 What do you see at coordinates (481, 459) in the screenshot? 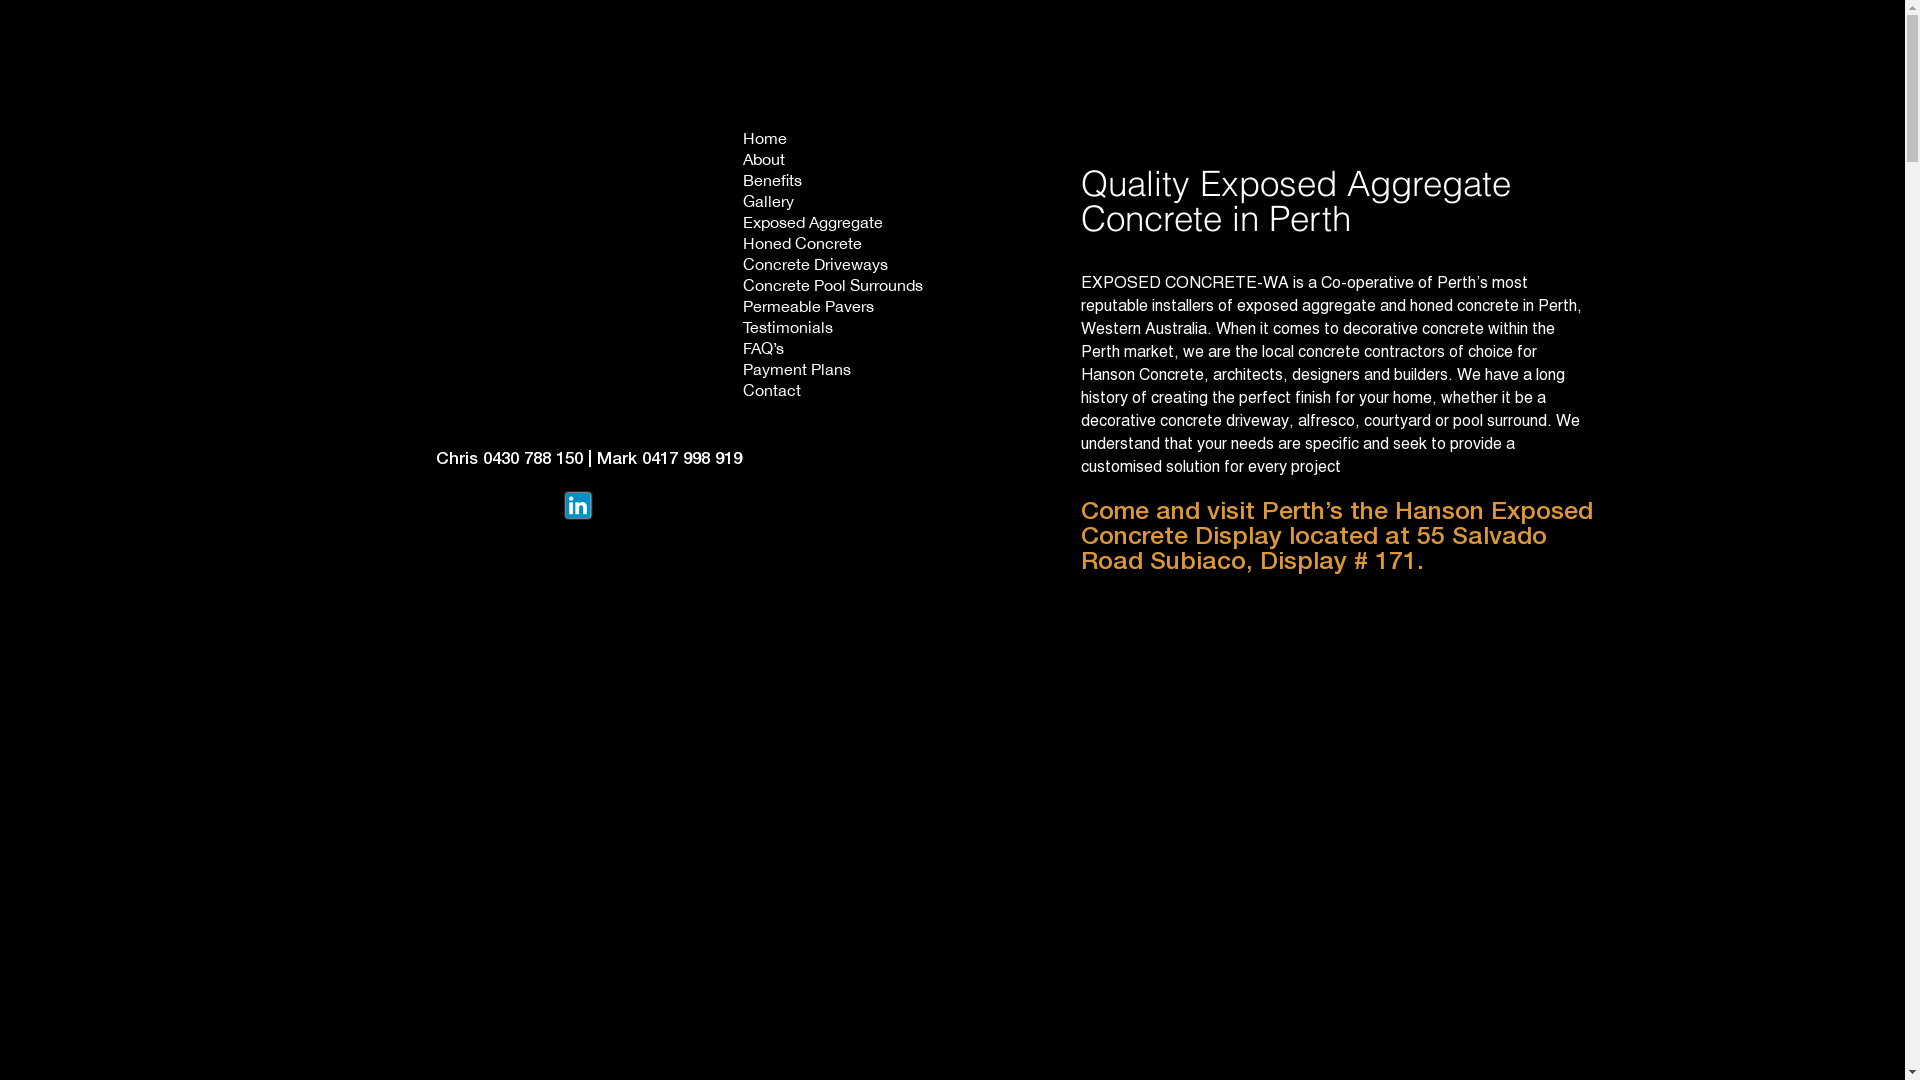
I see `'0430 788 150'` at bounding box center [481, 459].